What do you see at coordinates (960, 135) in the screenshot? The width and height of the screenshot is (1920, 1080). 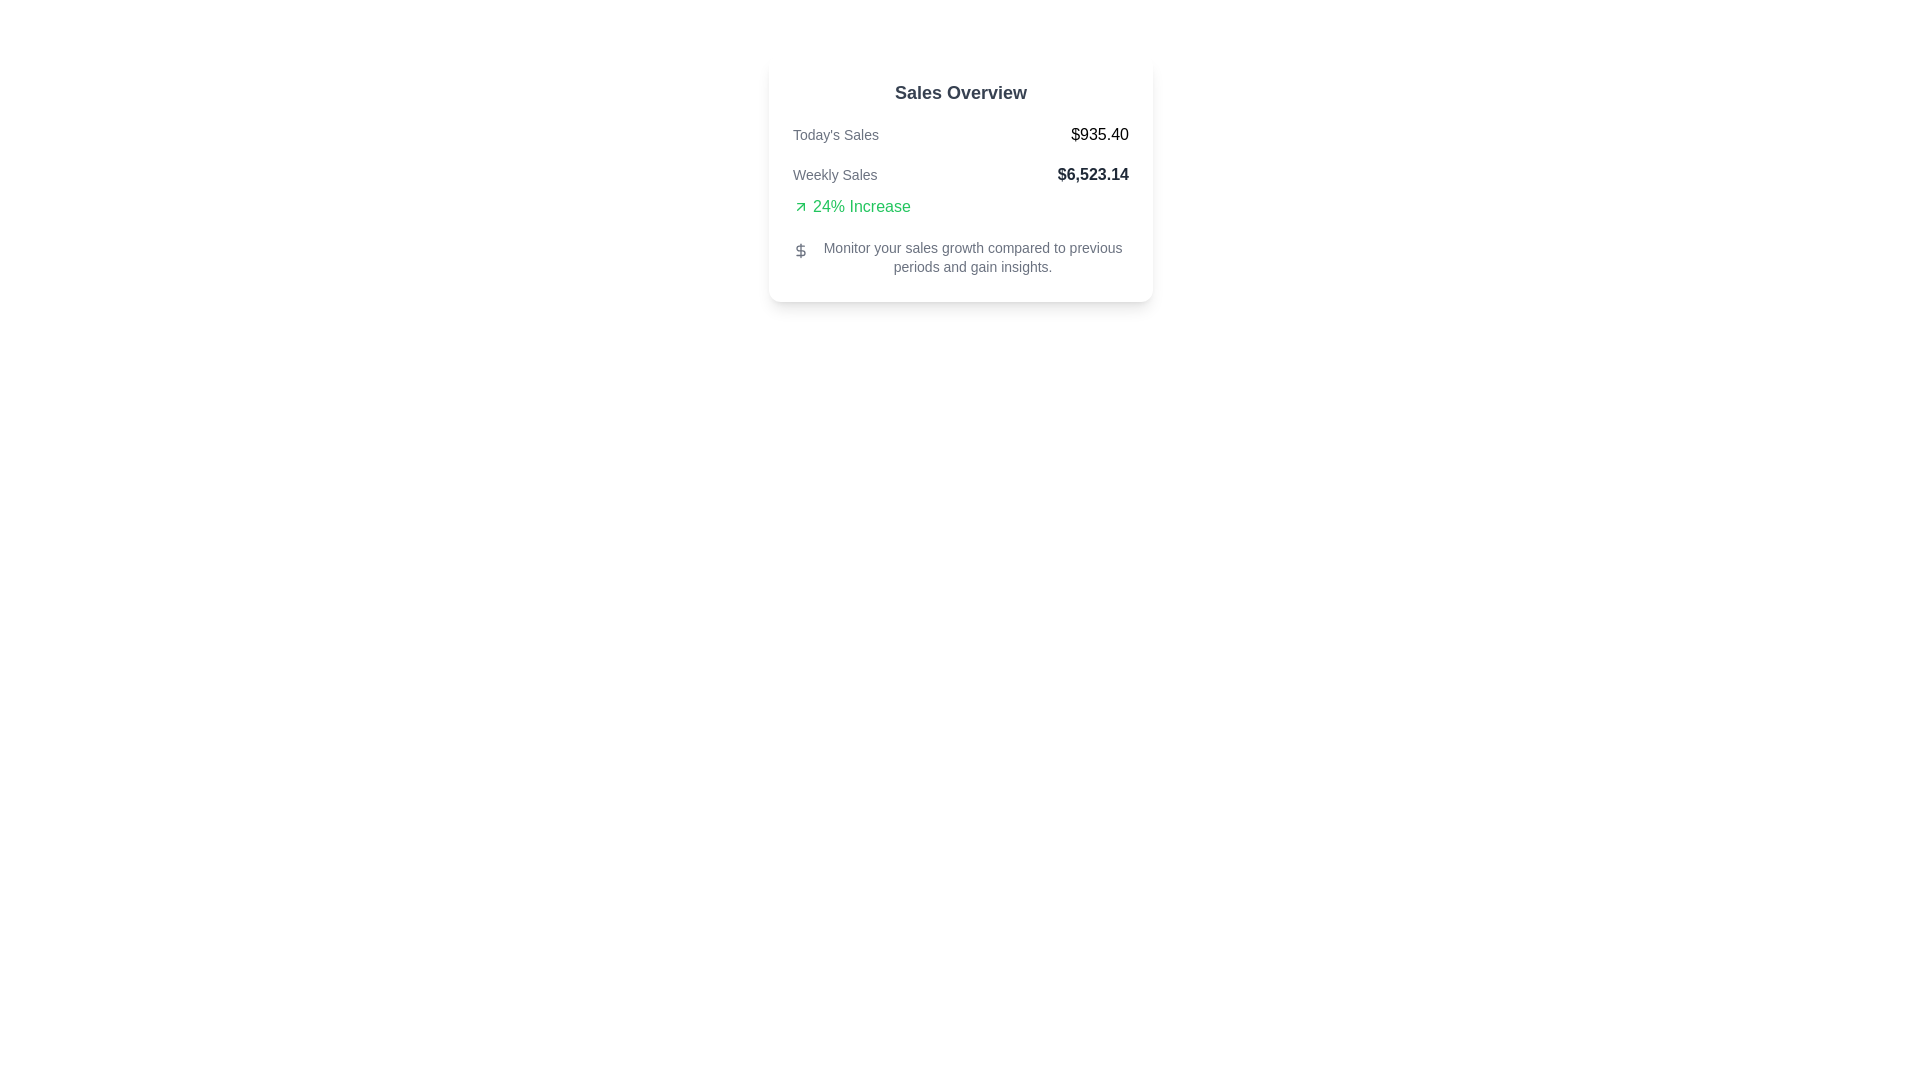 I see `information displayed in the 'Today's Sales' section, which shows the dollar amount '$935.40'` at bounding box center [960, 135].